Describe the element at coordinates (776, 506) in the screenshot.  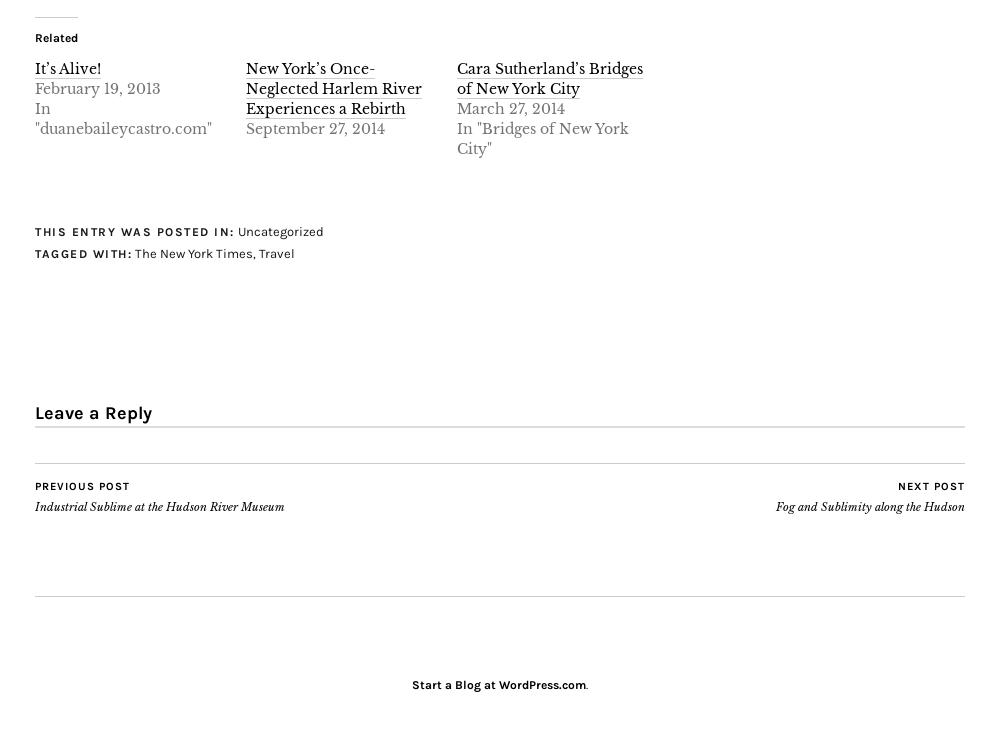
I see `'Fog and Sublimity along the Hudson'` at that location.